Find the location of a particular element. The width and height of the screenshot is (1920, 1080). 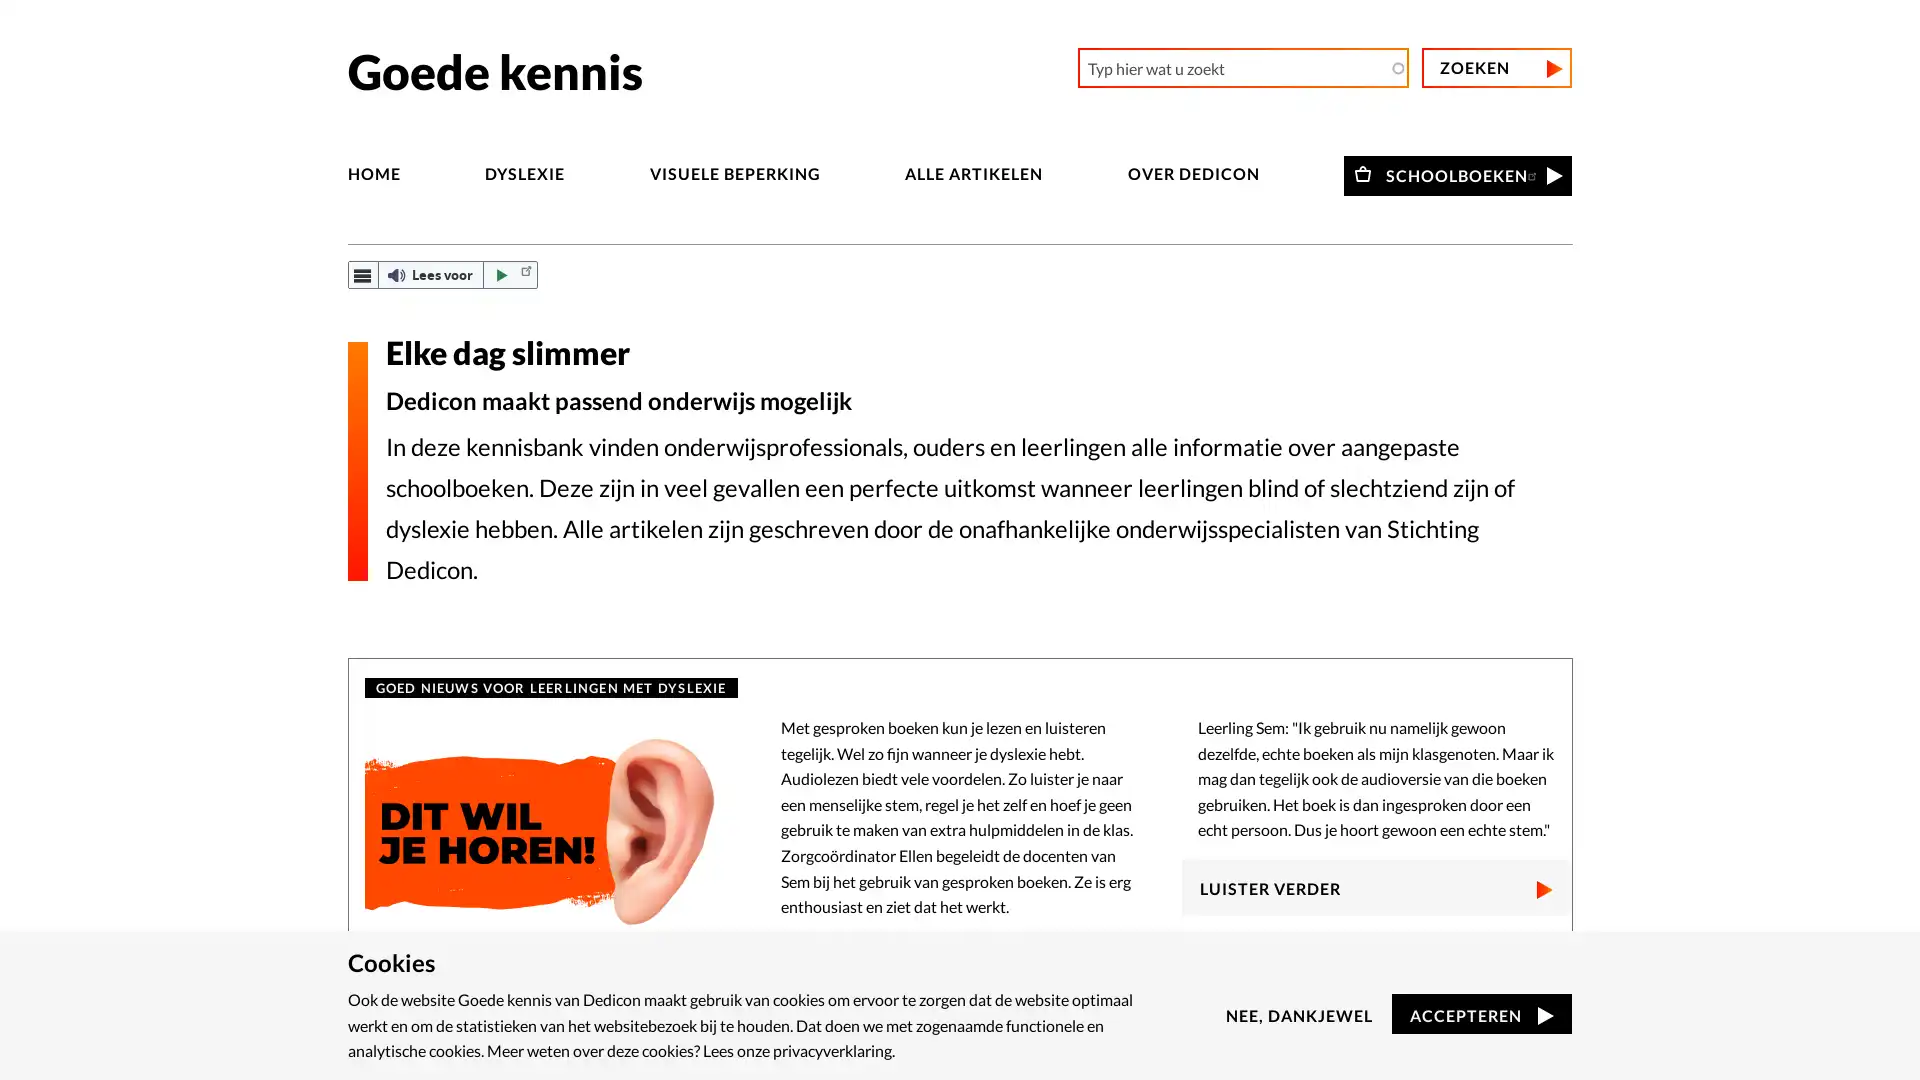

ACCEPTEREN is located at coordinates (1482, 1013).